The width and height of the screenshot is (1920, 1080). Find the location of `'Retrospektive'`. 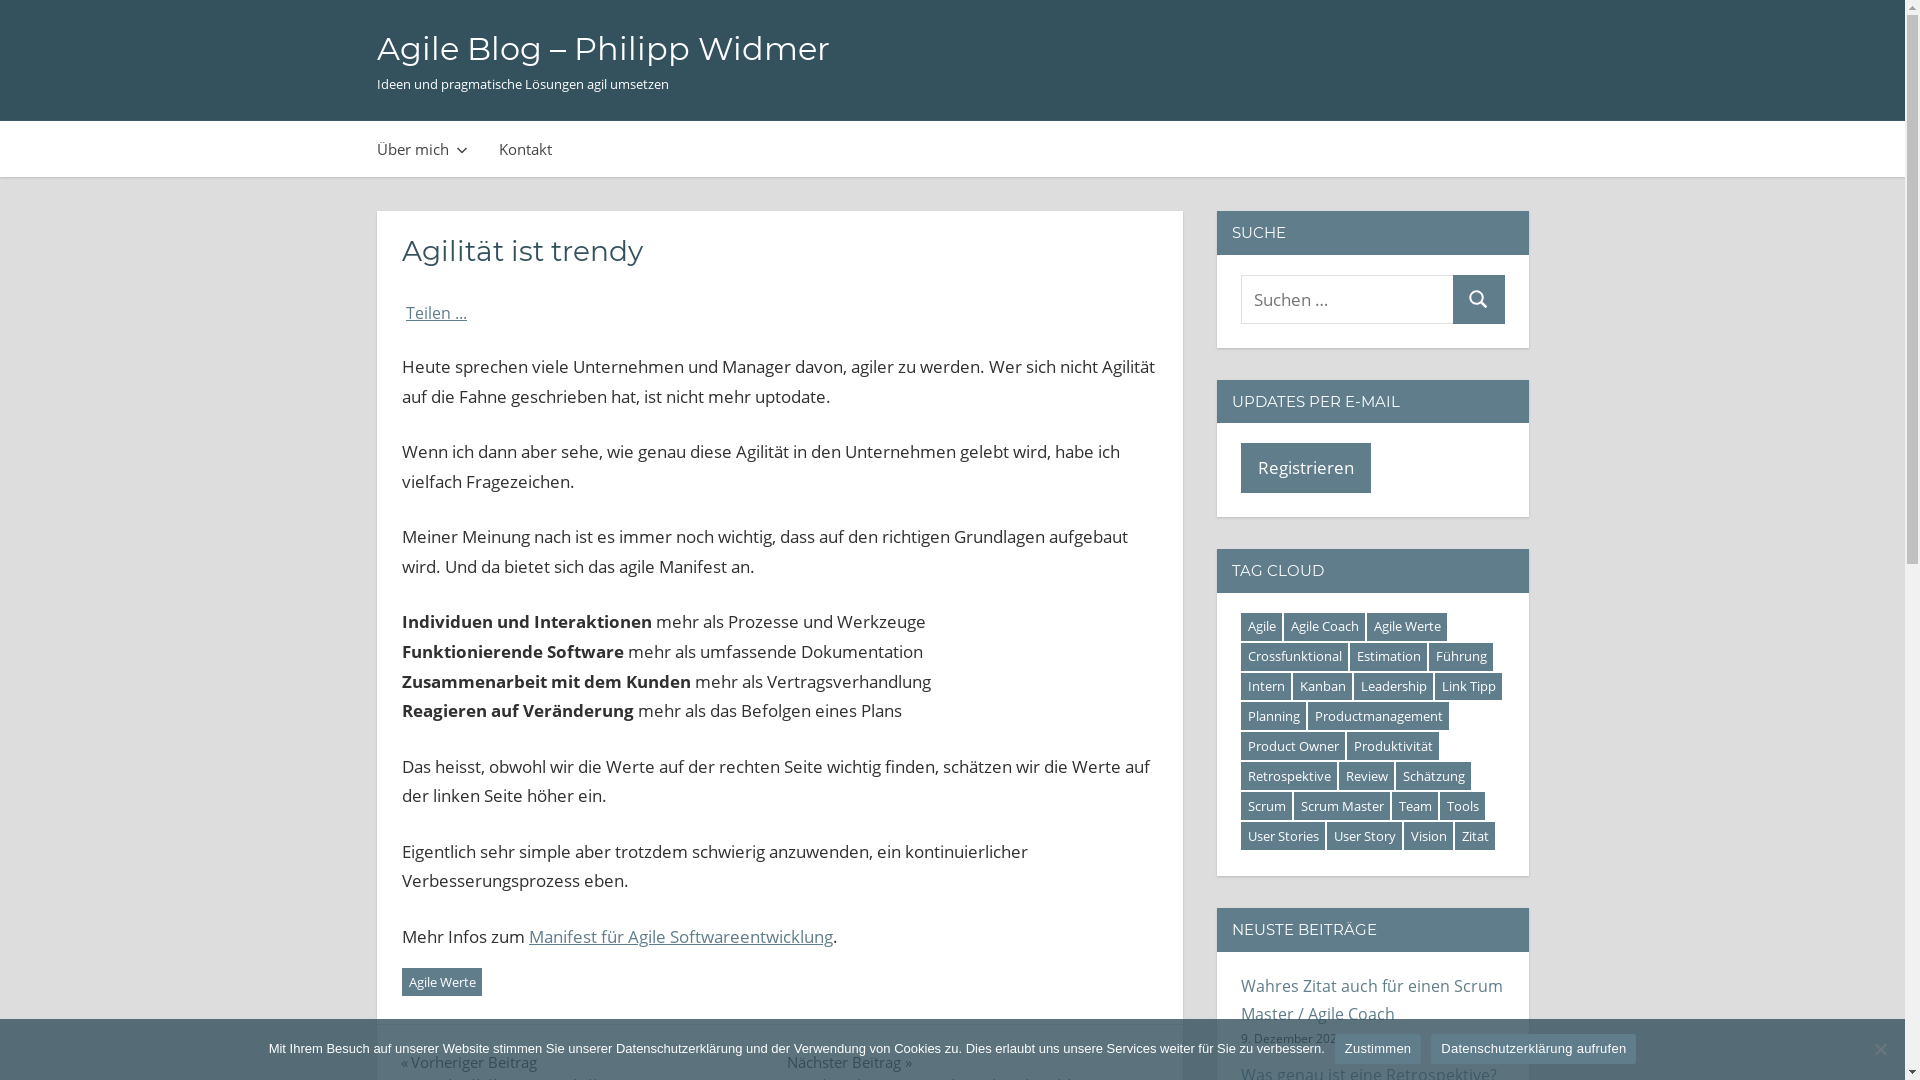

'Retrospektive' is located at coordinates (1240, 774).